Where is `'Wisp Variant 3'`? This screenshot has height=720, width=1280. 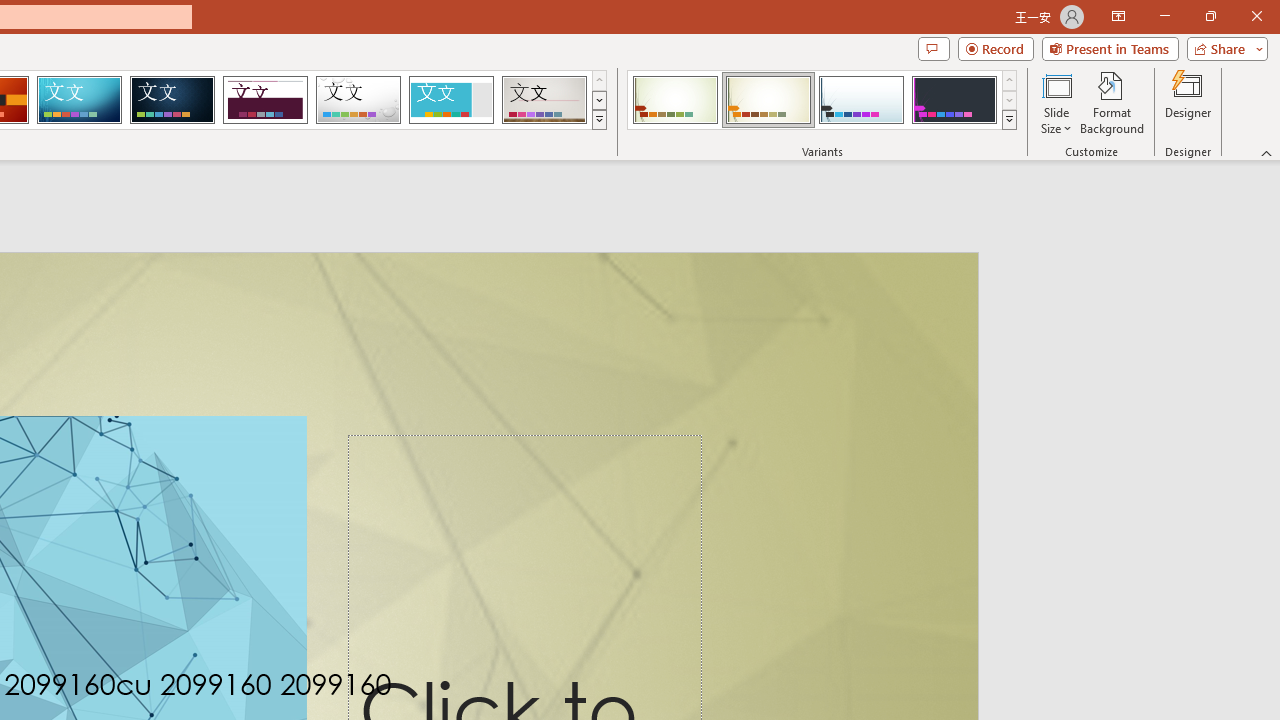
'Wisp Variant 3' is located at coordinates (861, 100).